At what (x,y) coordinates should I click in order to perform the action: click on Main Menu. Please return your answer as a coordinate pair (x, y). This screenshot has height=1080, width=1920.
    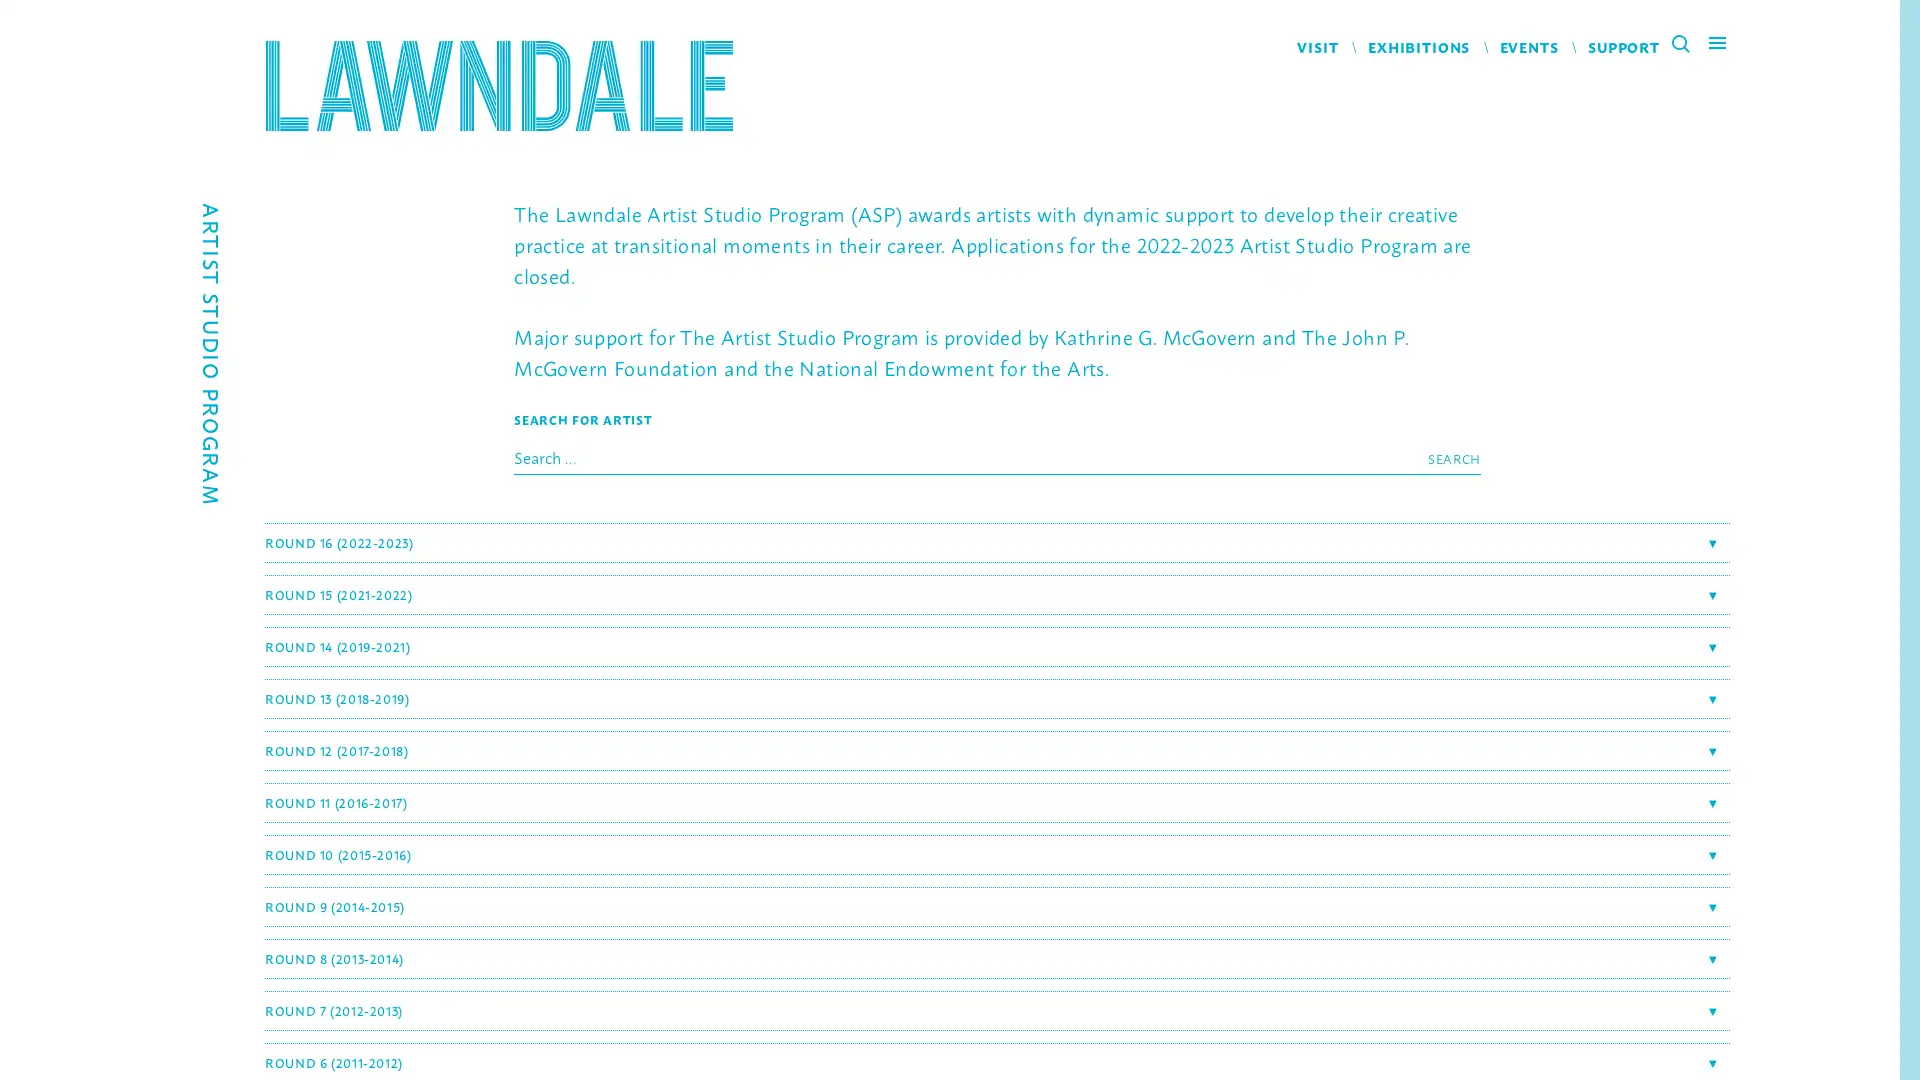
    Looking at the image, I should click on (1716, 46).